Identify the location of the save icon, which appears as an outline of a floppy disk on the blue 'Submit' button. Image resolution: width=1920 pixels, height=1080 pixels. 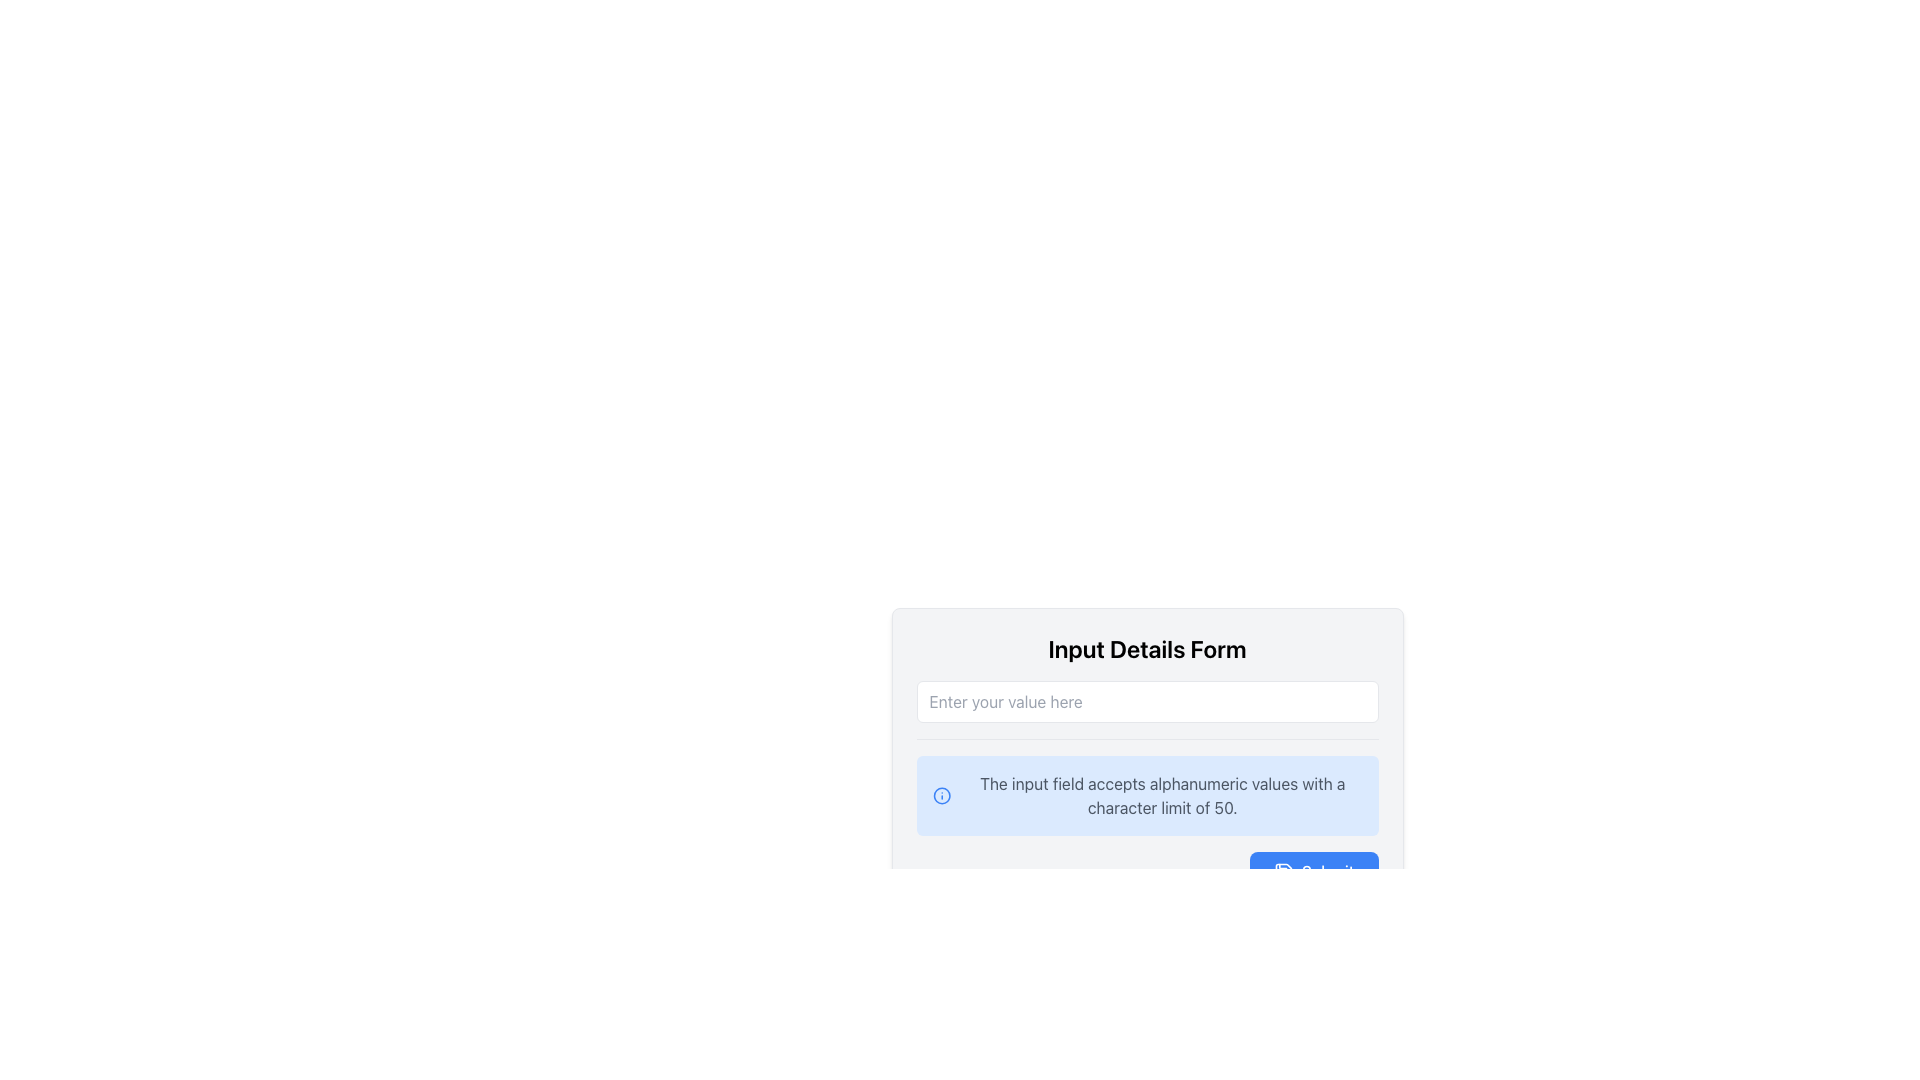
(1283, 870).